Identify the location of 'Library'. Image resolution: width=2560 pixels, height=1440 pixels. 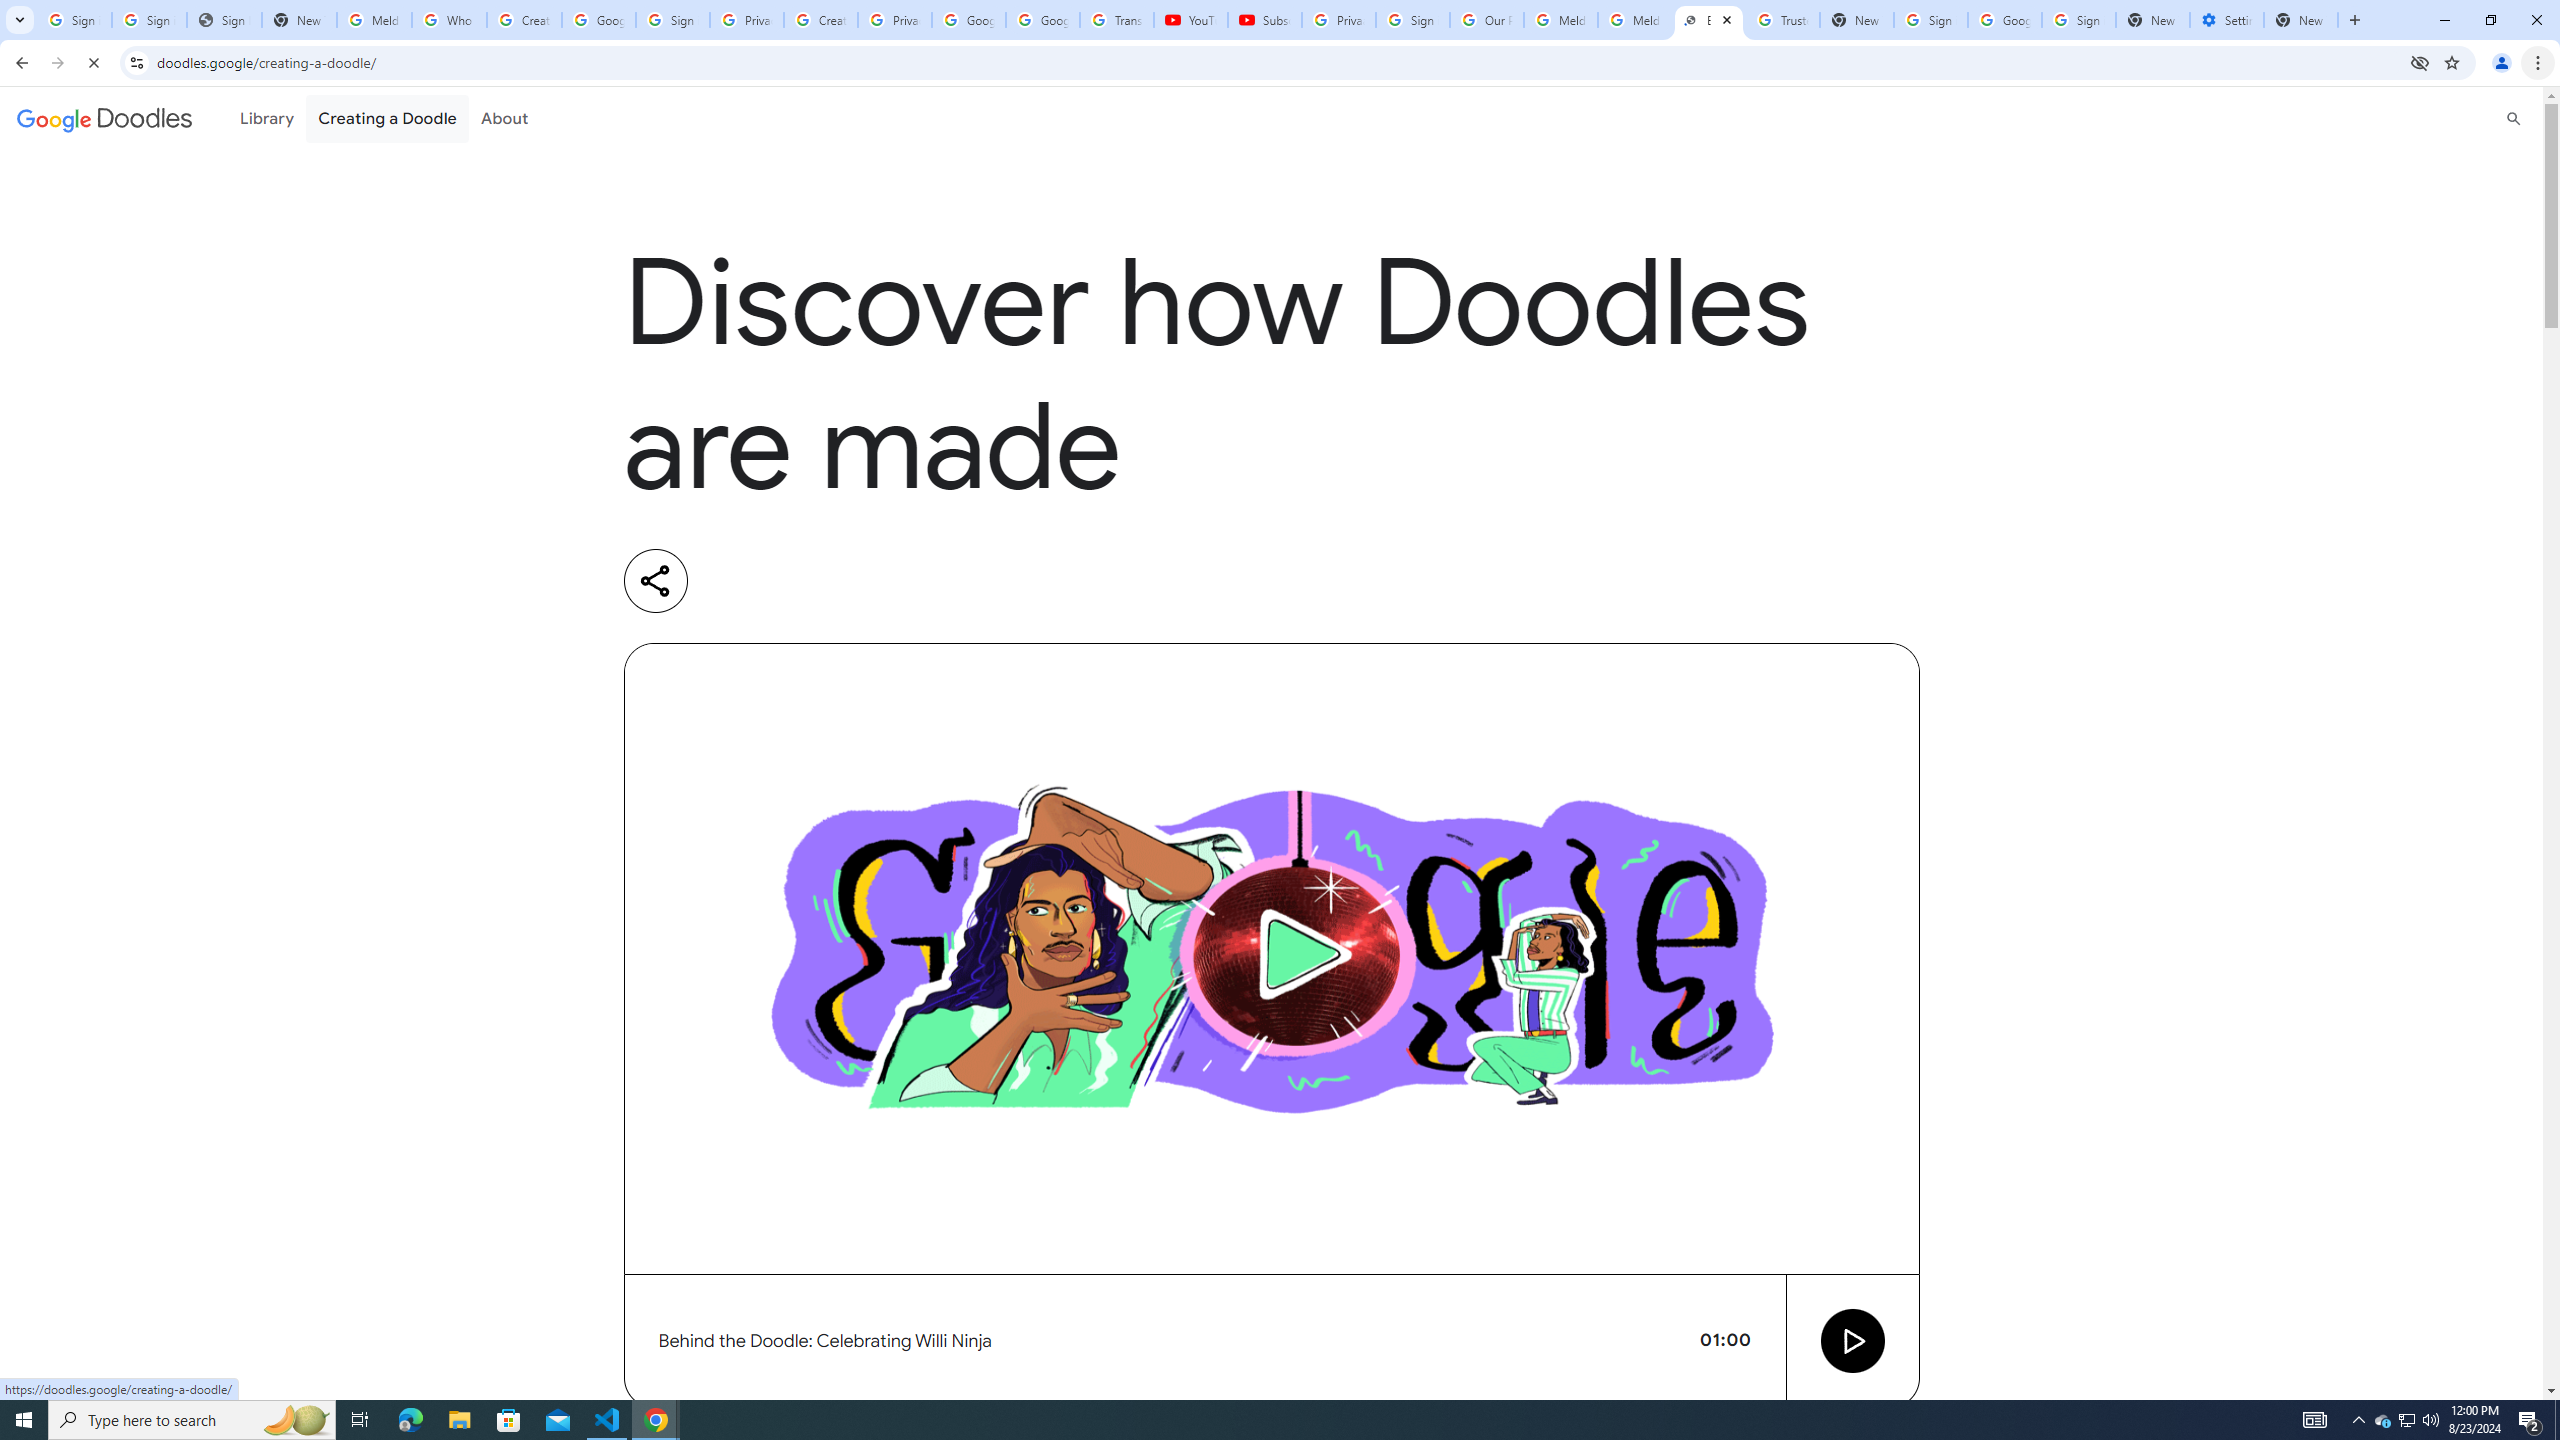
(266, 118).